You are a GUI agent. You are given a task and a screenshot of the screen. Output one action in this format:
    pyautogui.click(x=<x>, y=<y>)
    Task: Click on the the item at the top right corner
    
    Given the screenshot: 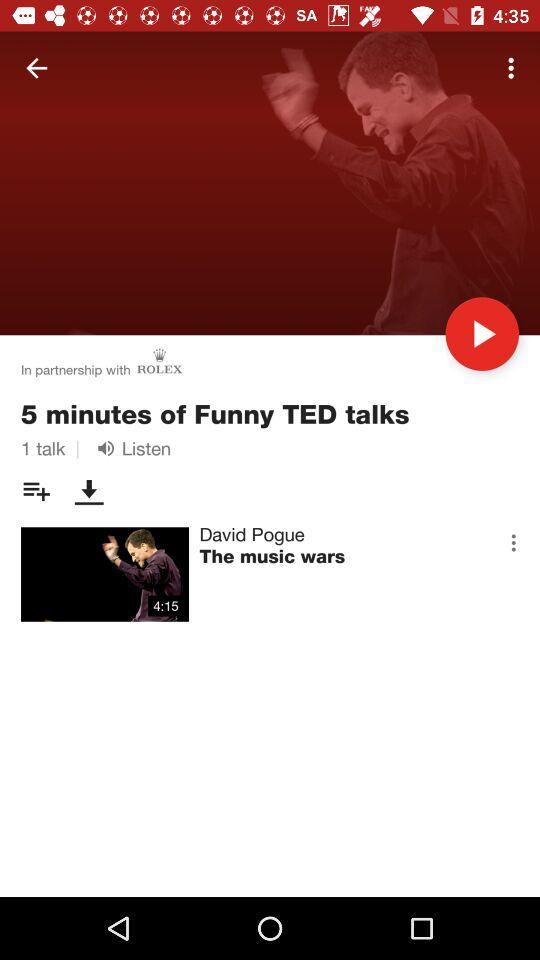 What is the action you would take?
    pyautogui.click(x=513, y=68)
    